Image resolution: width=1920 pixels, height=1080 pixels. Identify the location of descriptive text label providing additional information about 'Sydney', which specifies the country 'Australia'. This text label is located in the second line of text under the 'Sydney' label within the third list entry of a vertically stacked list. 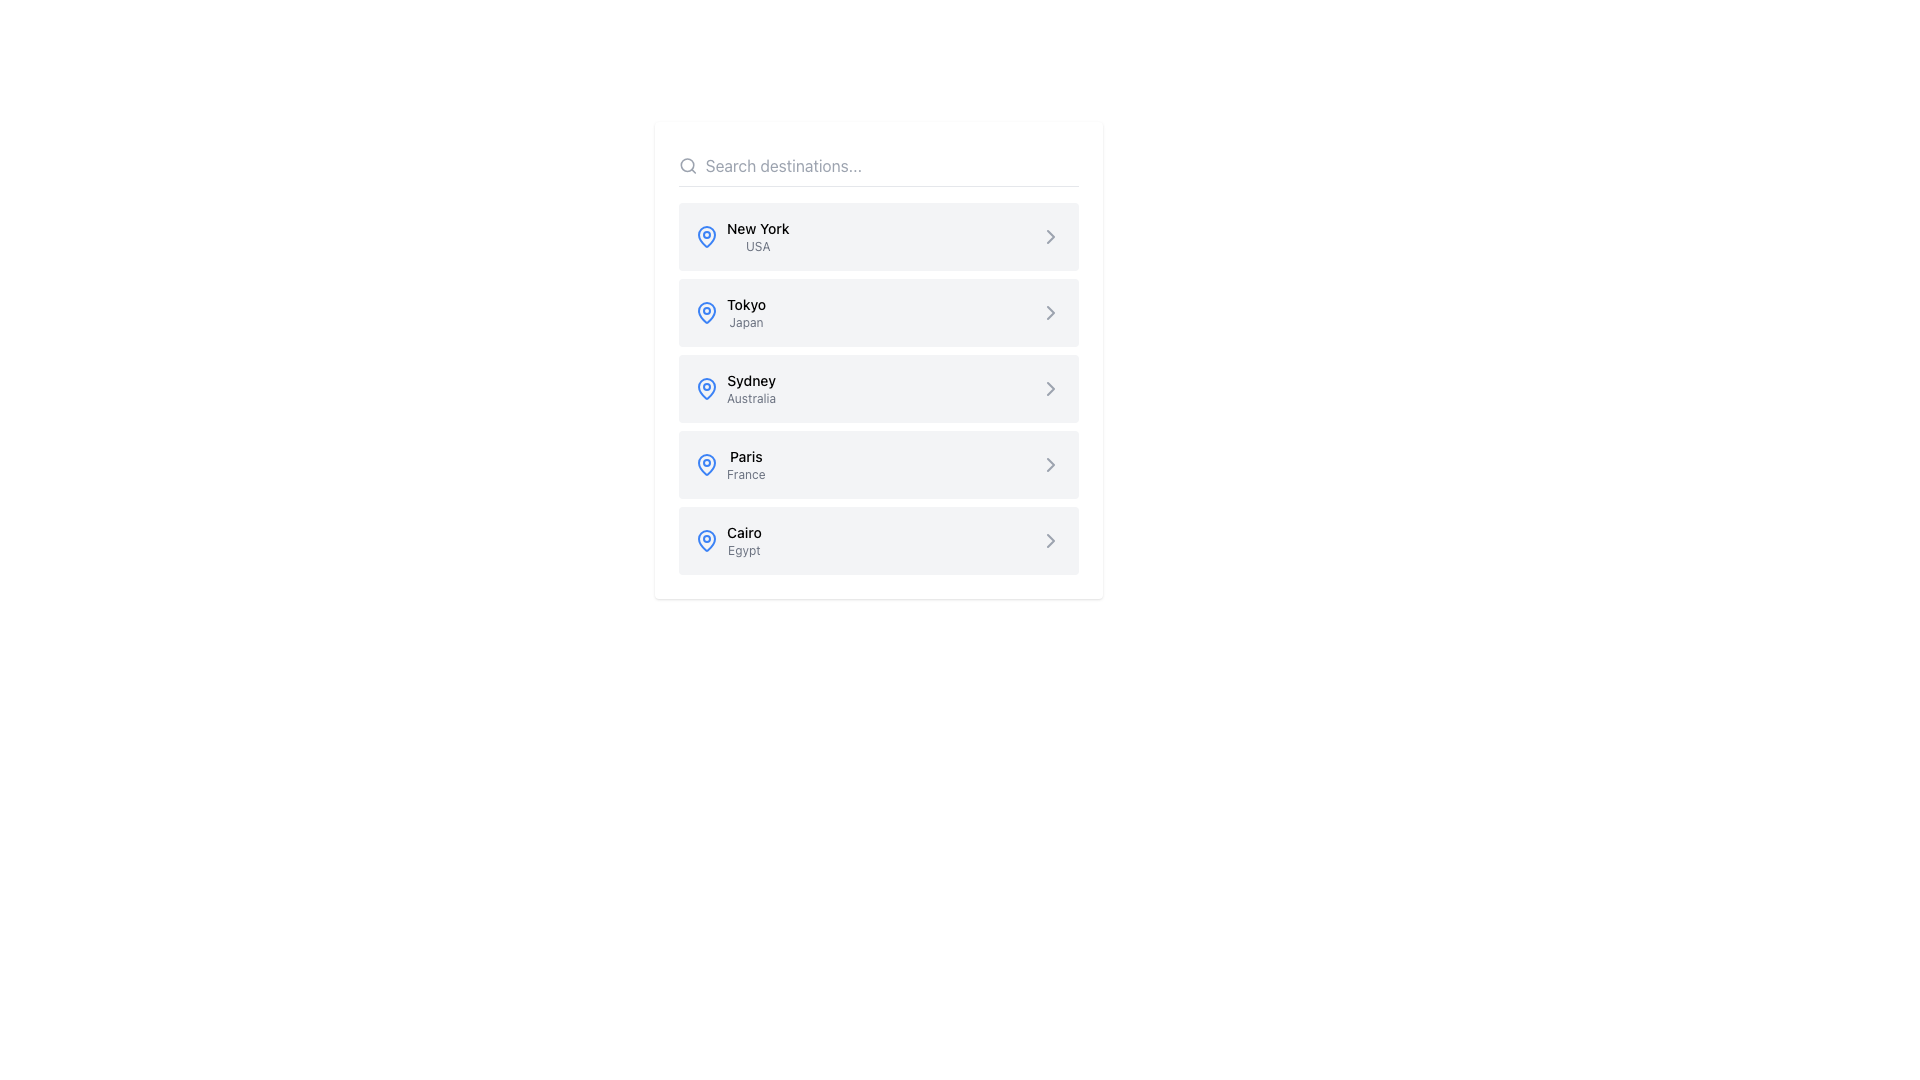
(750, 398).